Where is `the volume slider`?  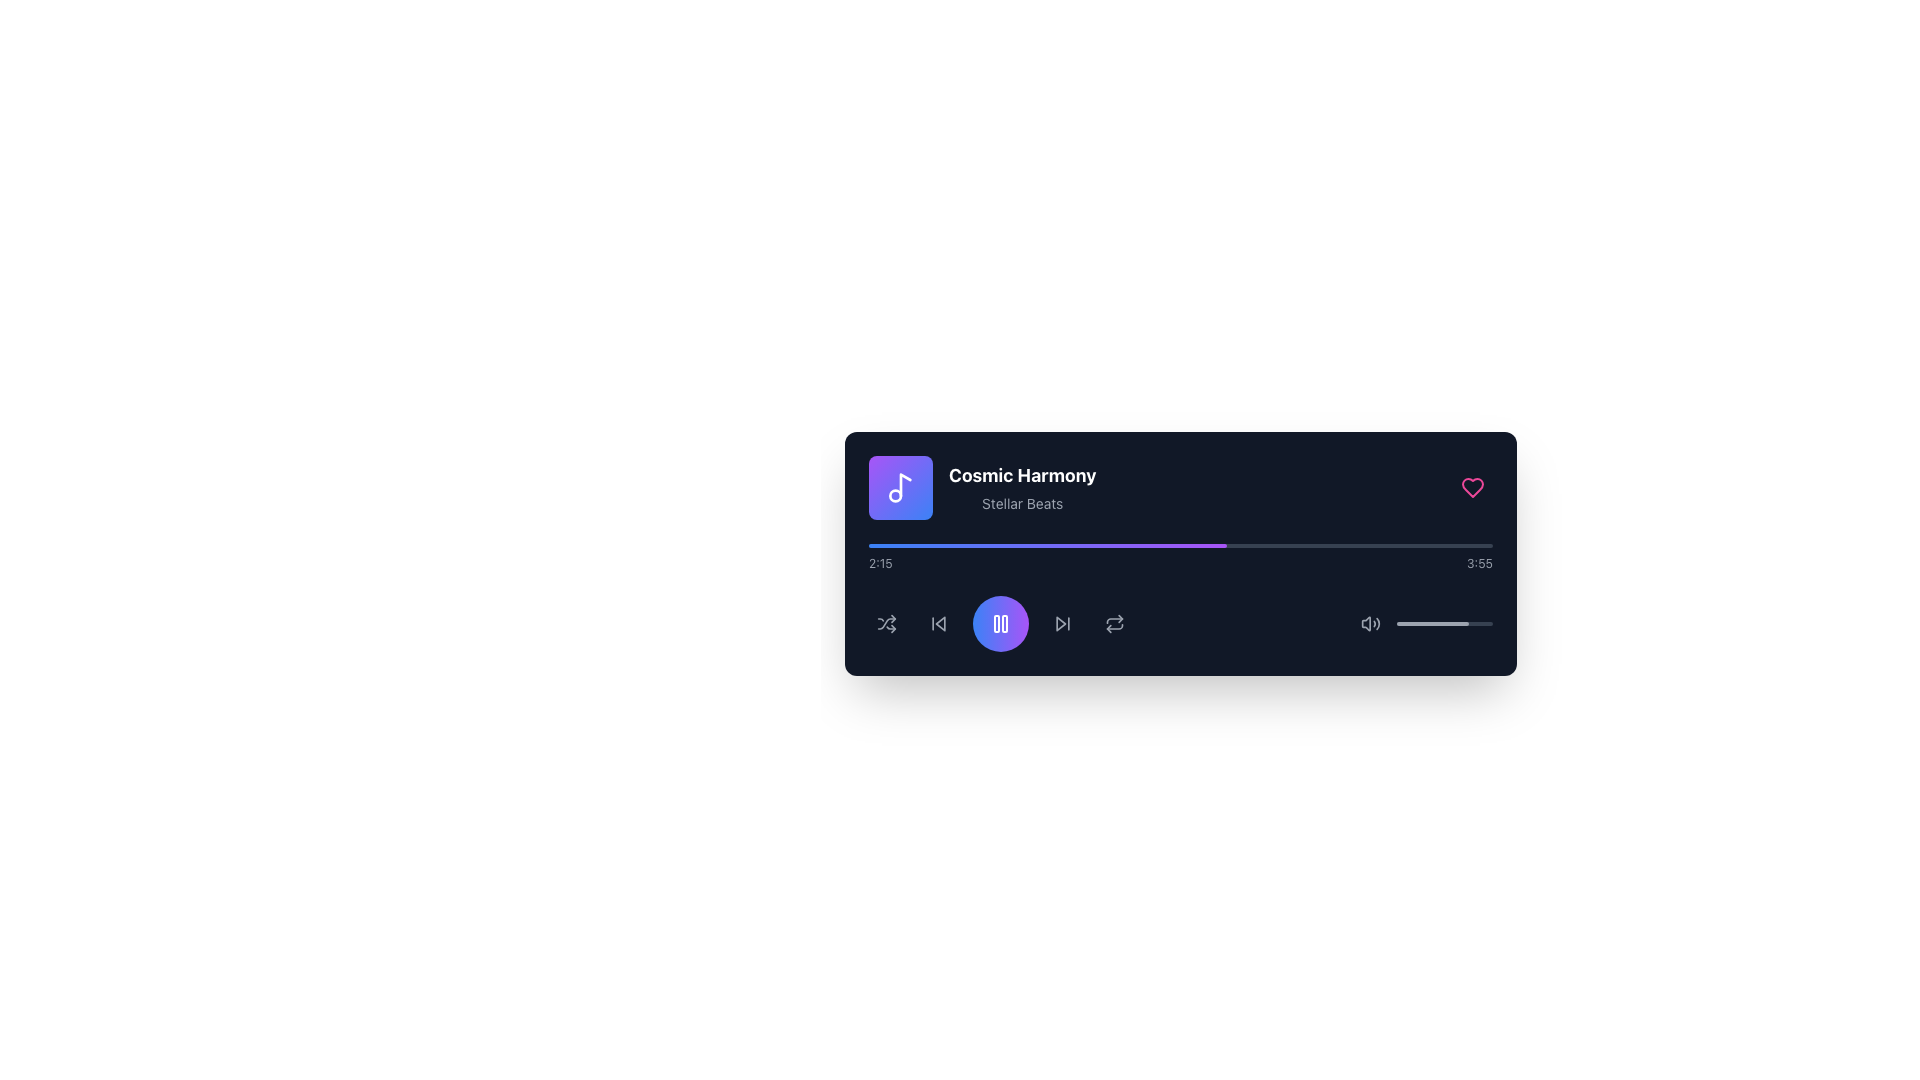
the volume slider is located at coordinates (1475, 623).